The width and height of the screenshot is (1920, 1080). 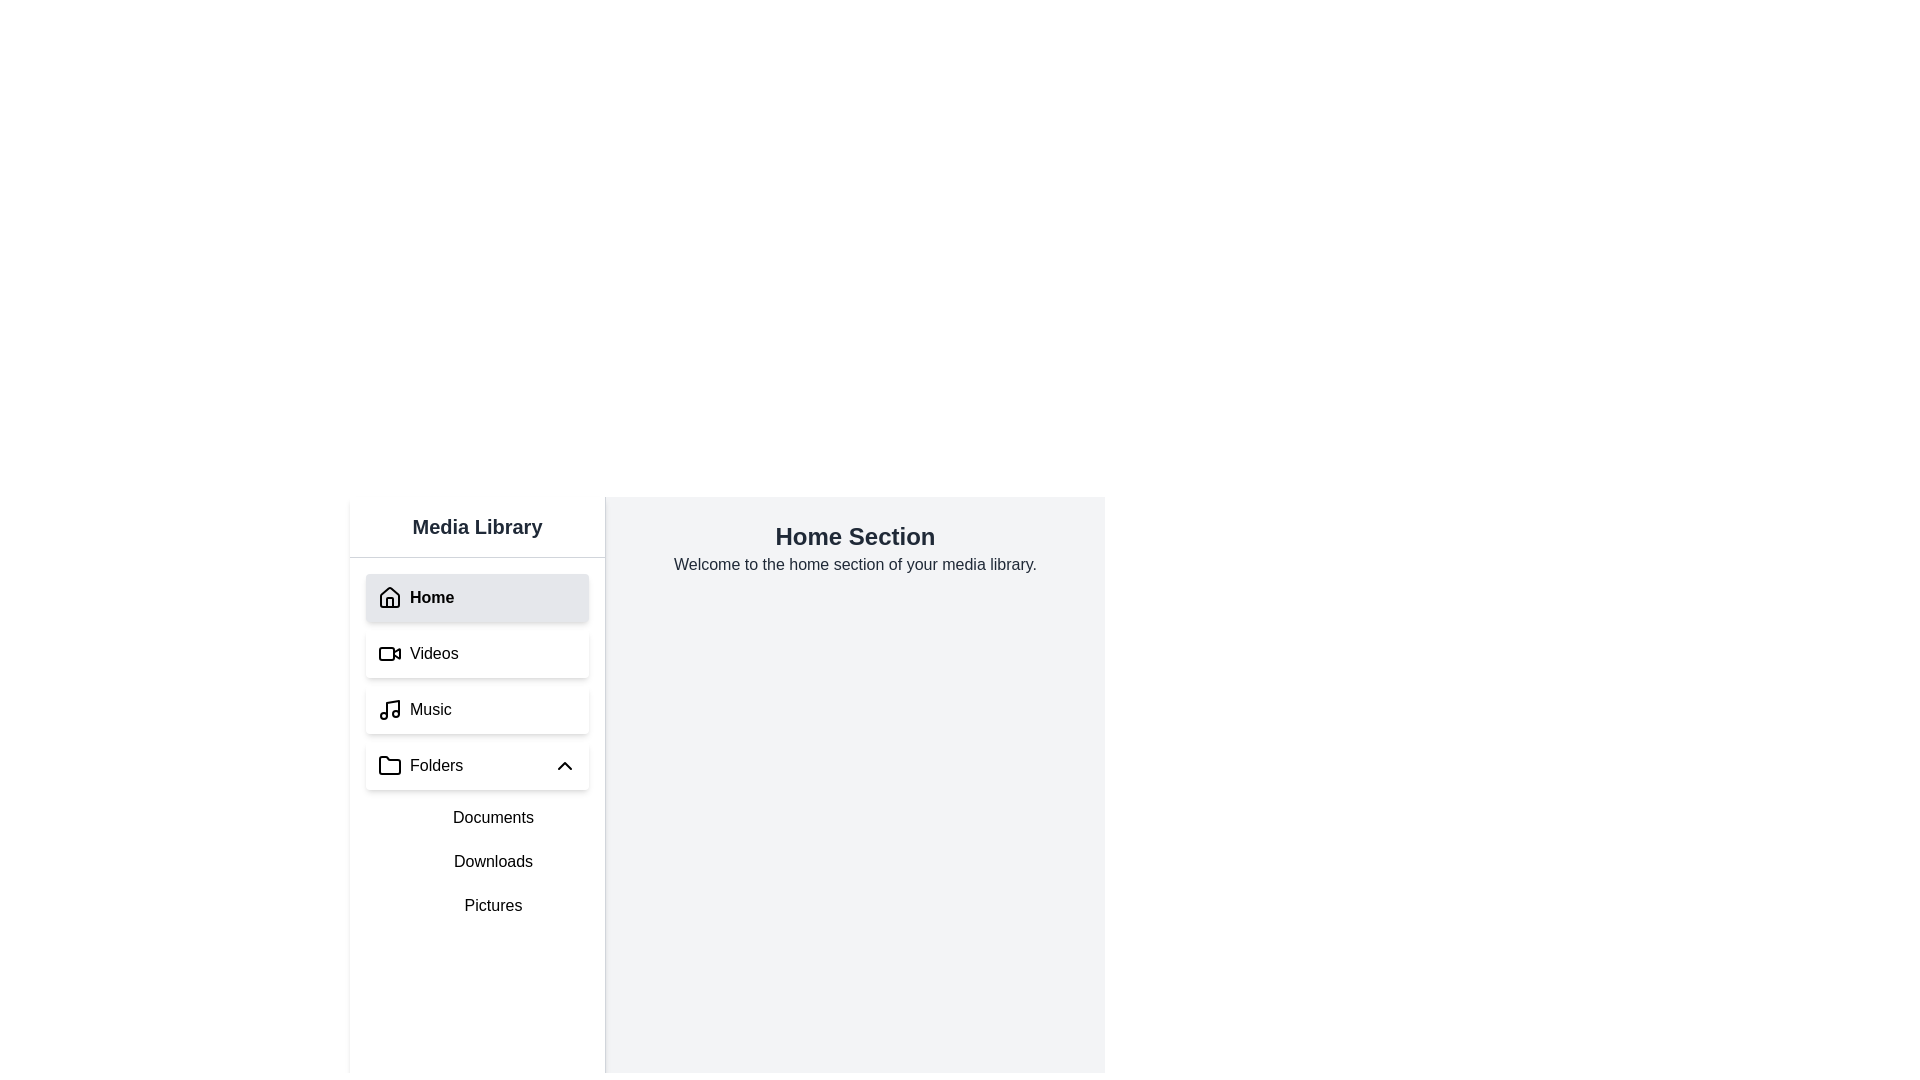 I want to click on the 'Home' navigation button label located in the left navigation panel under the 'Media Library' section, which is adjacent to a house icon, so click(x=431, y=596).